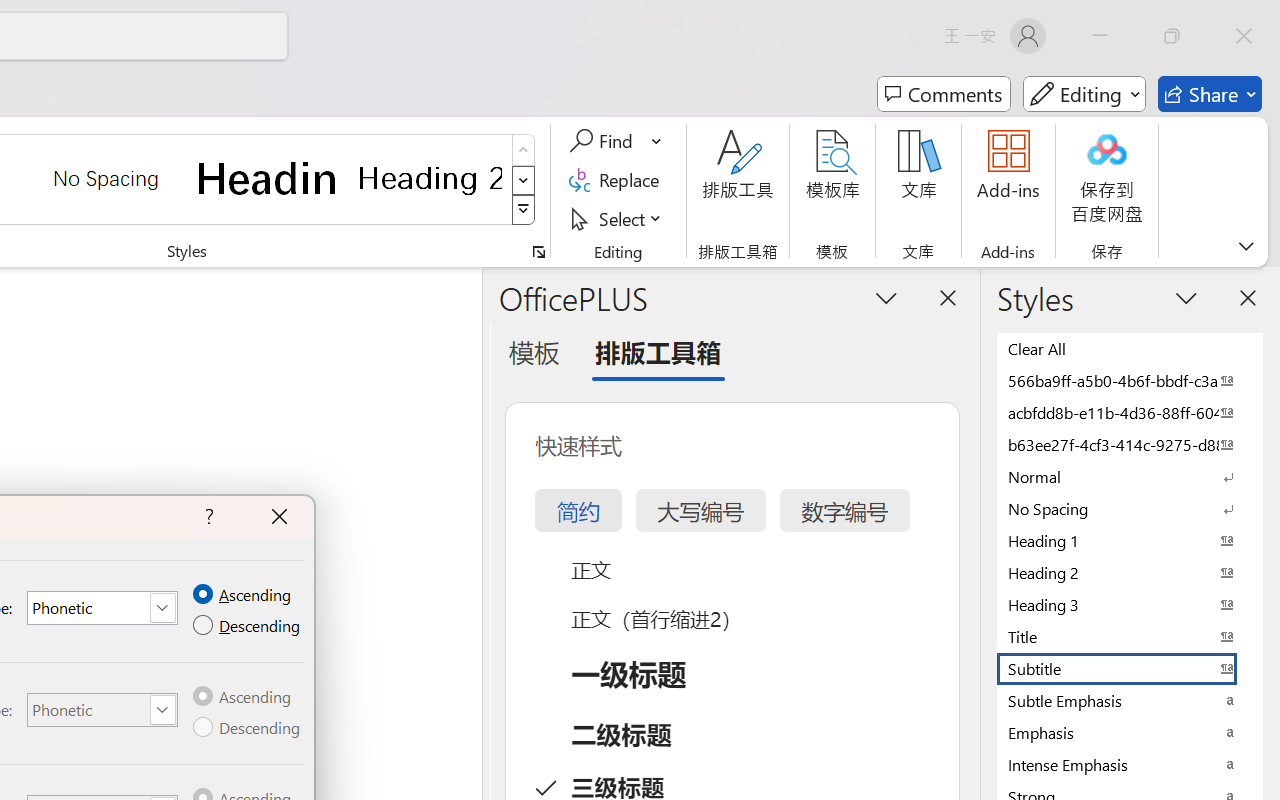  I want to click on 'Mode', so click(1083, 94).